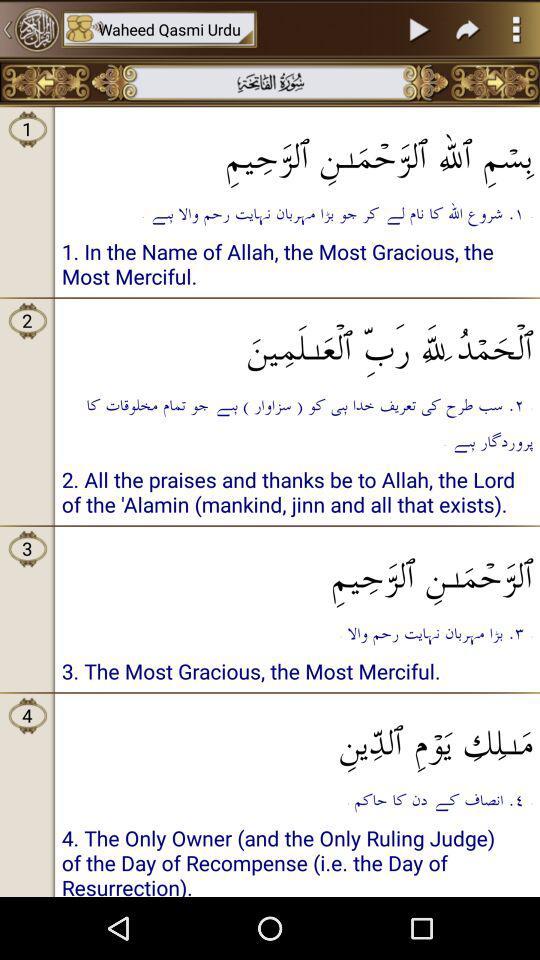 This screenshot has height=960, width=540. I want to click on the play icon, so click(419, 30).